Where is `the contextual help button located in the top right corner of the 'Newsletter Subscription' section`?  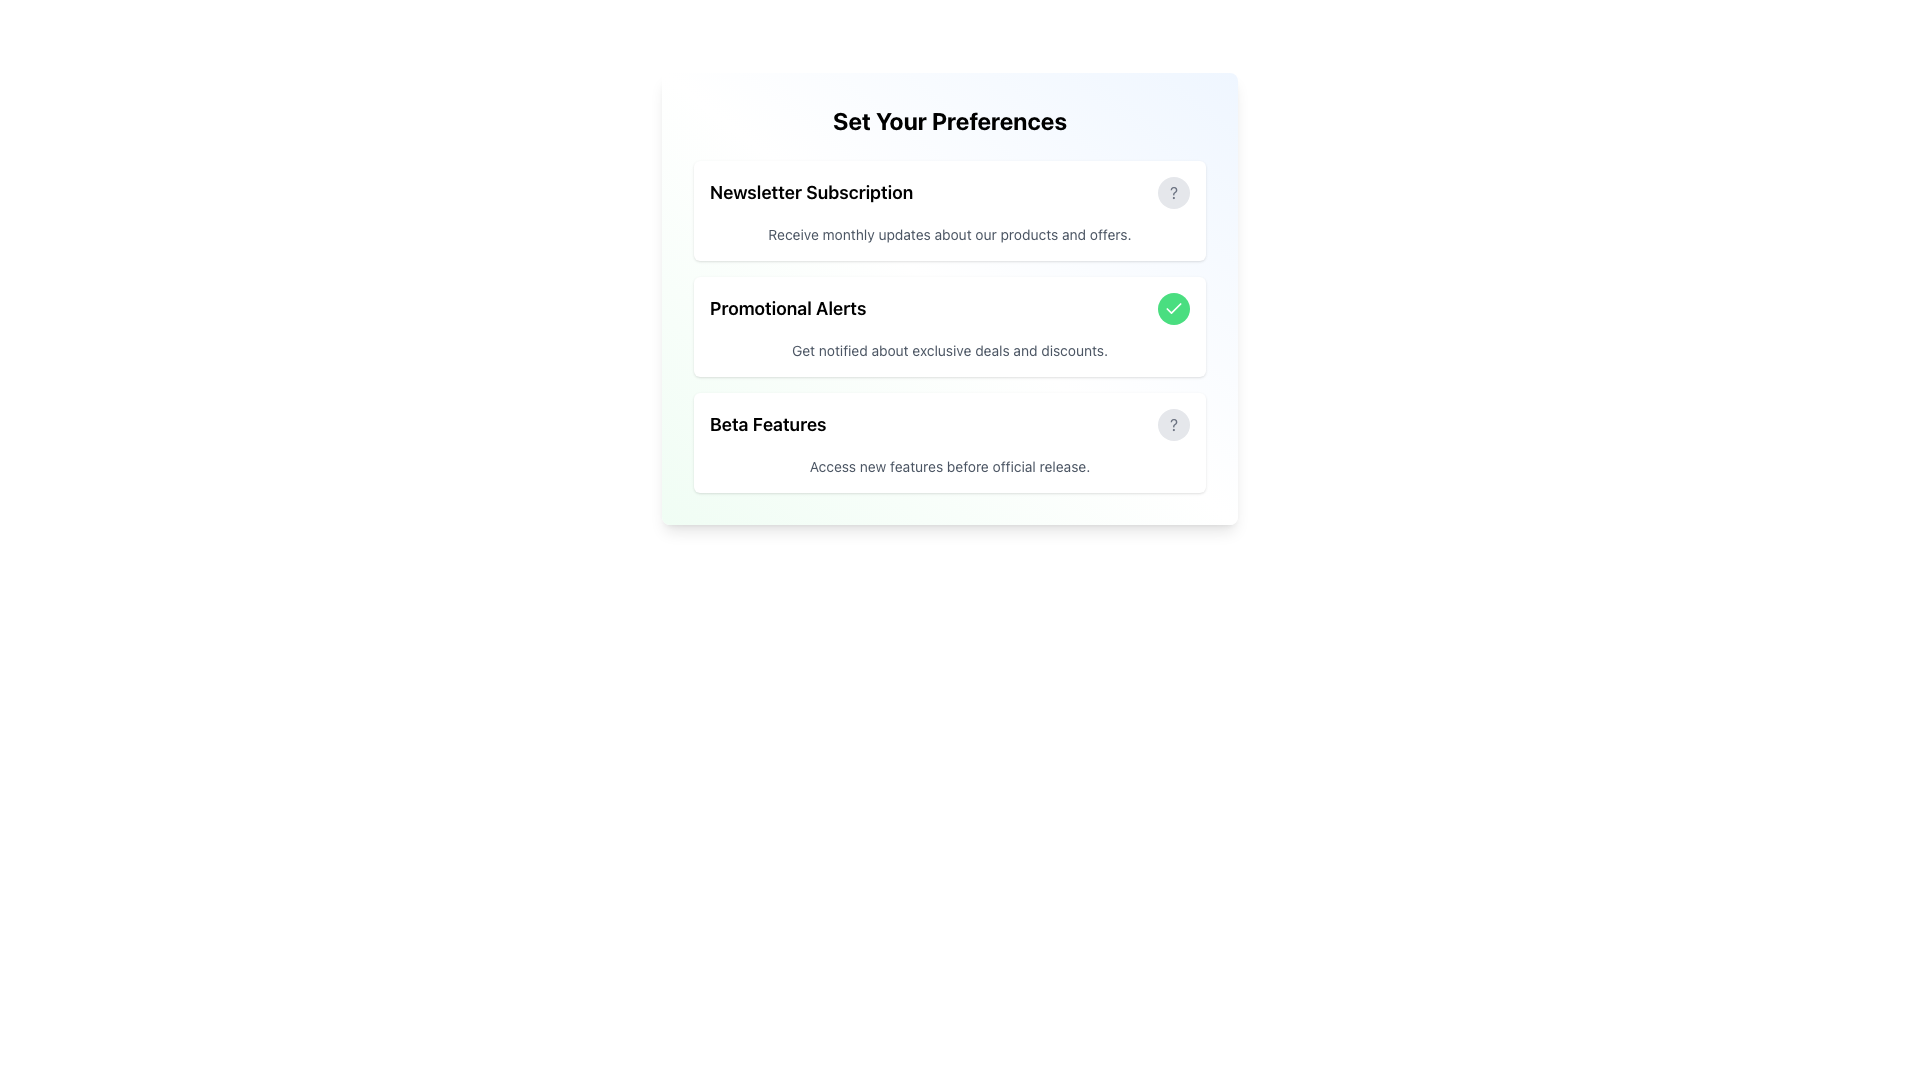
the contextual help button located in the top right corner of the 'Newsletter Subscription' section is located at coordinates (1174, 192).